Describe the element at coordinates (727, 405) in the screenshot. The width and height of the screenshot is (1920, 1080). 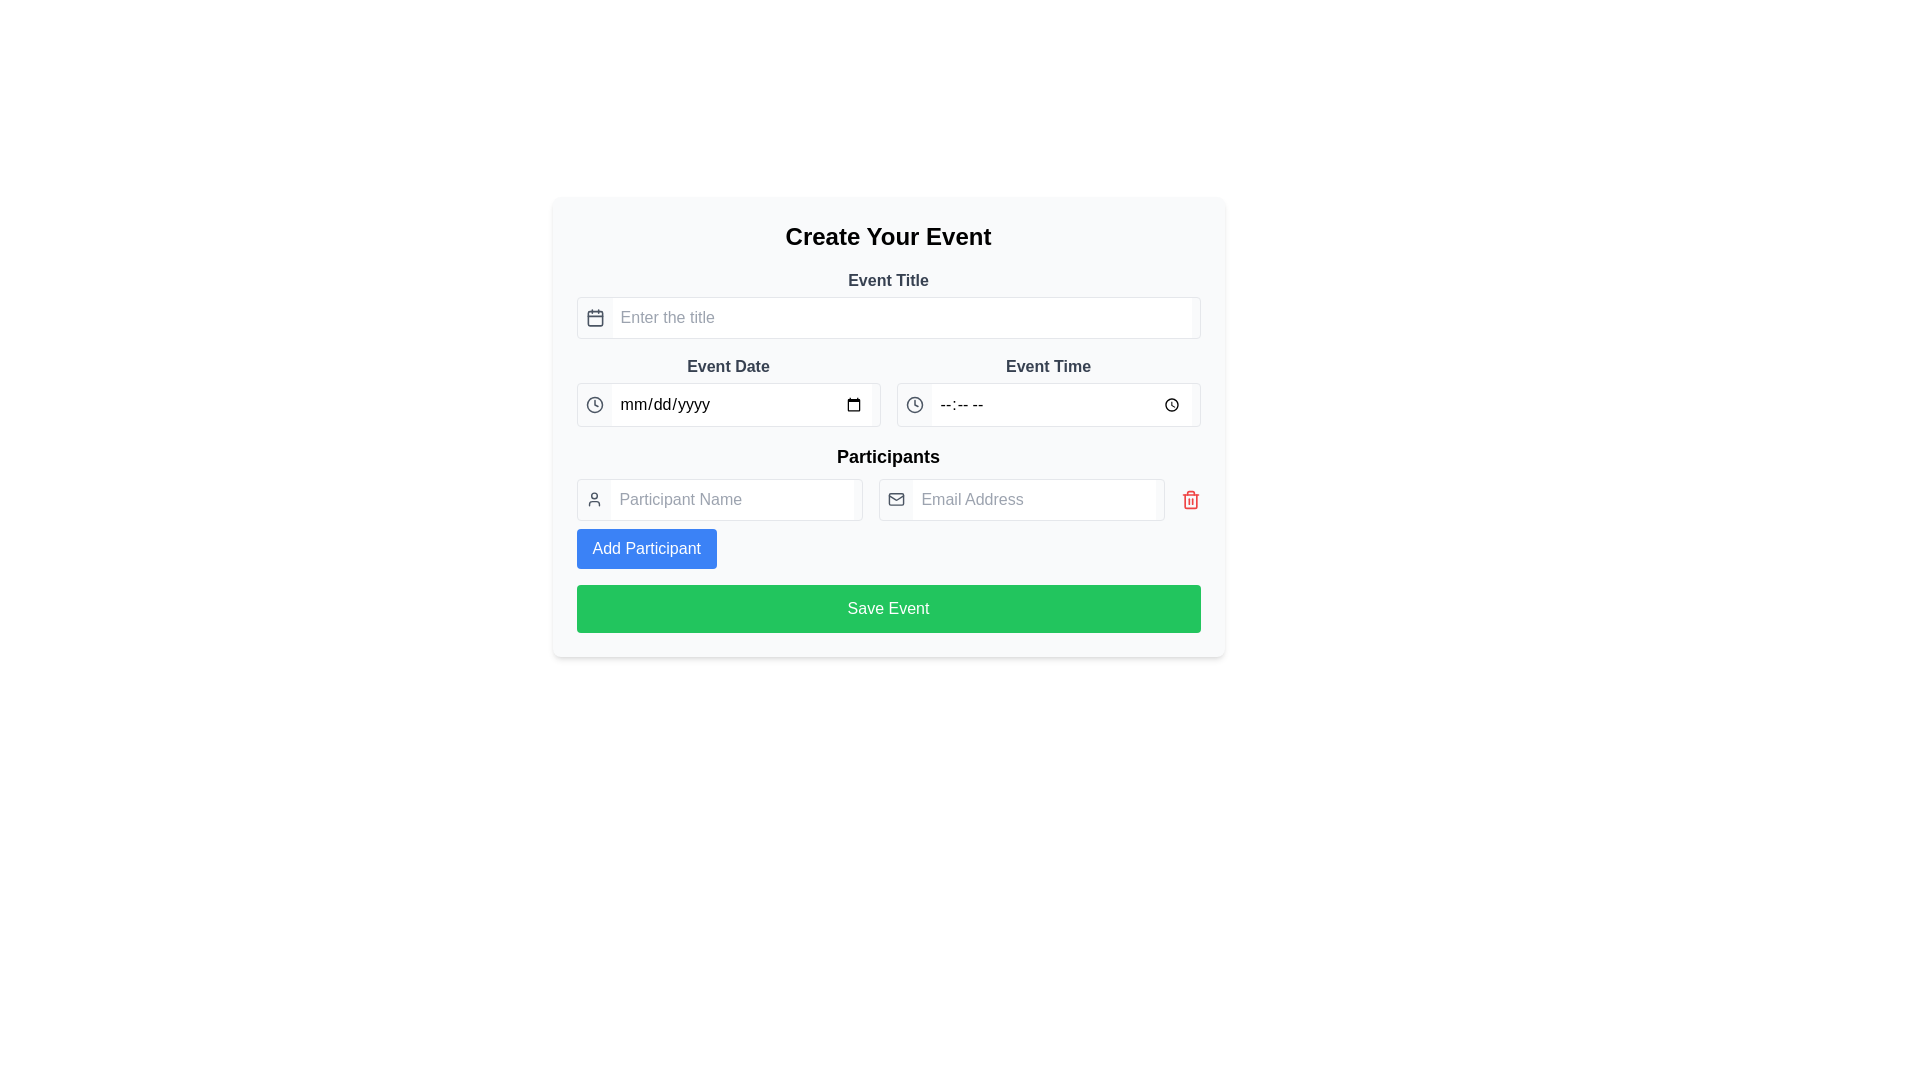
I see `the Date input field` at that location.